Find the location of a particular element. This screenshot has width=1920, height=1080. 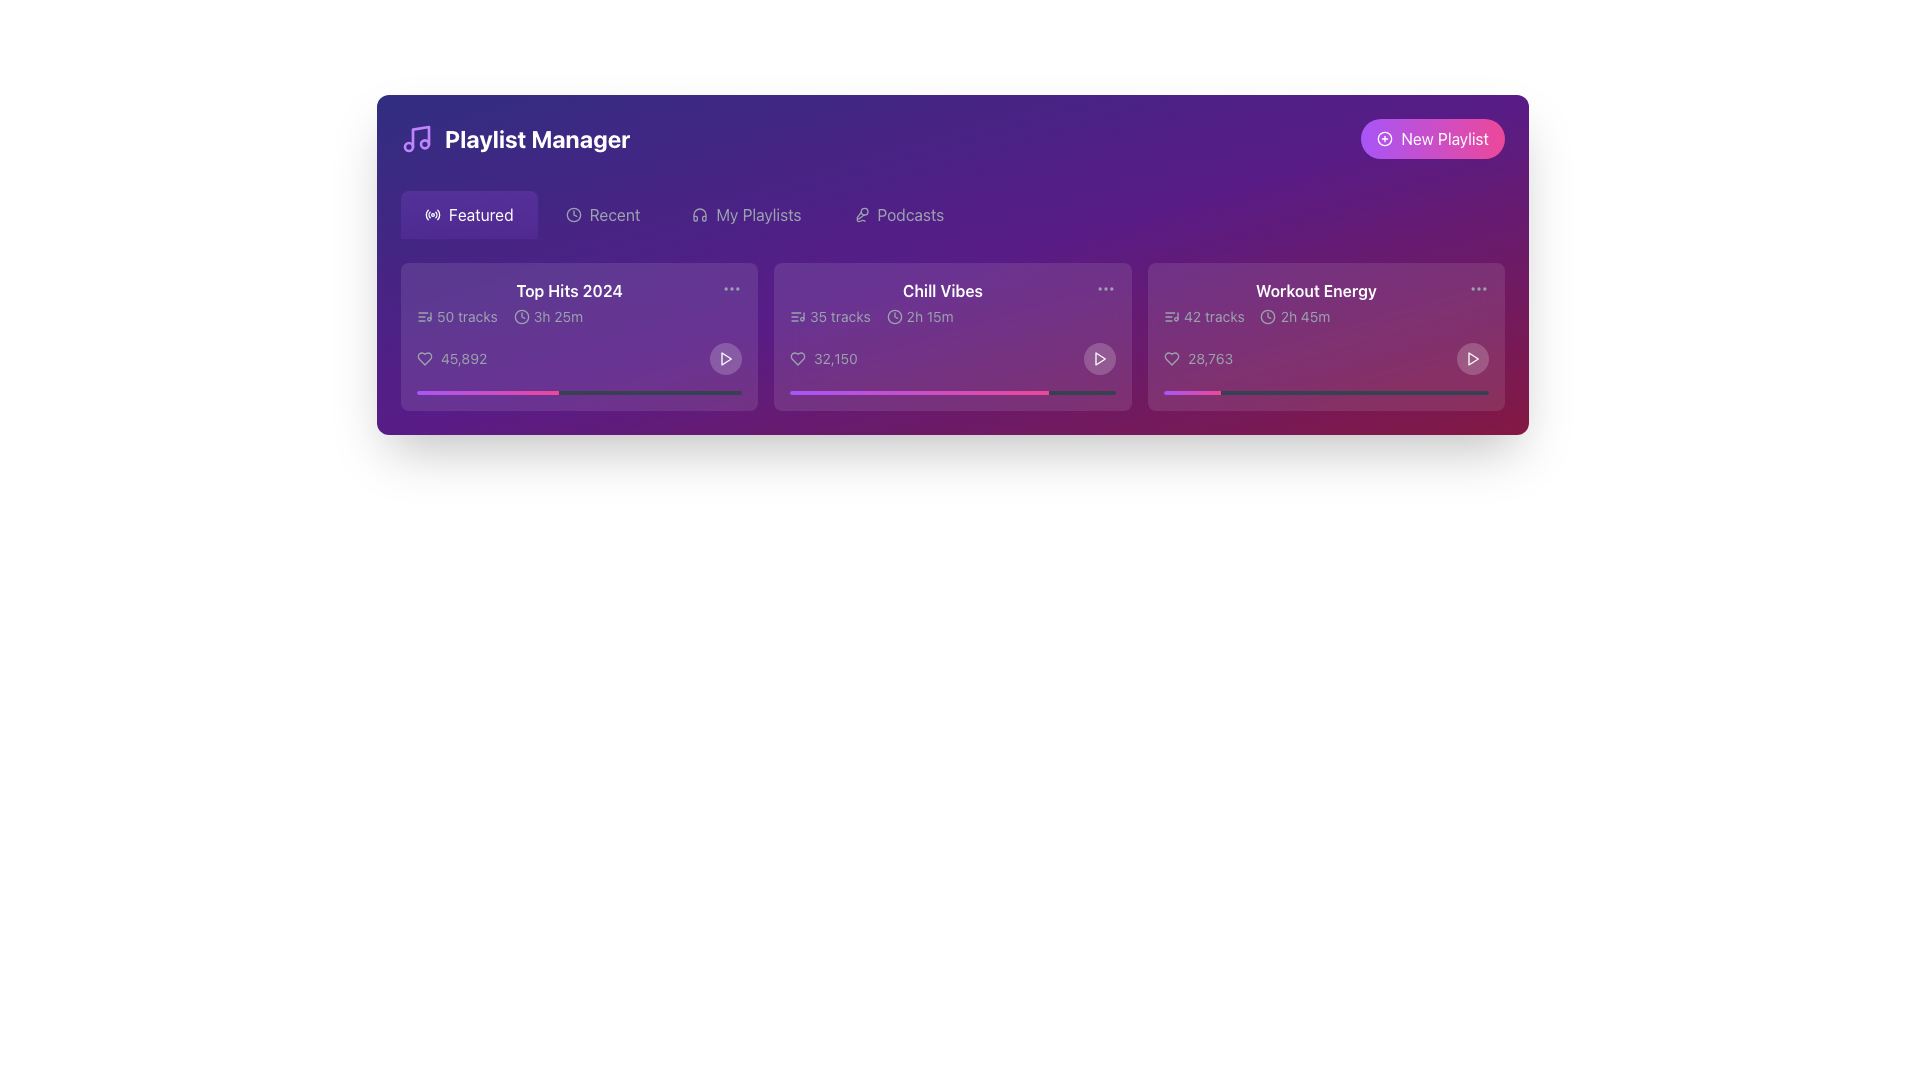

the text and icons displaying '35 tracks' and '2h 15m' in the second card of the playlist summary row under the title 'Chill Vibes' is located at coordinates (941, 315).